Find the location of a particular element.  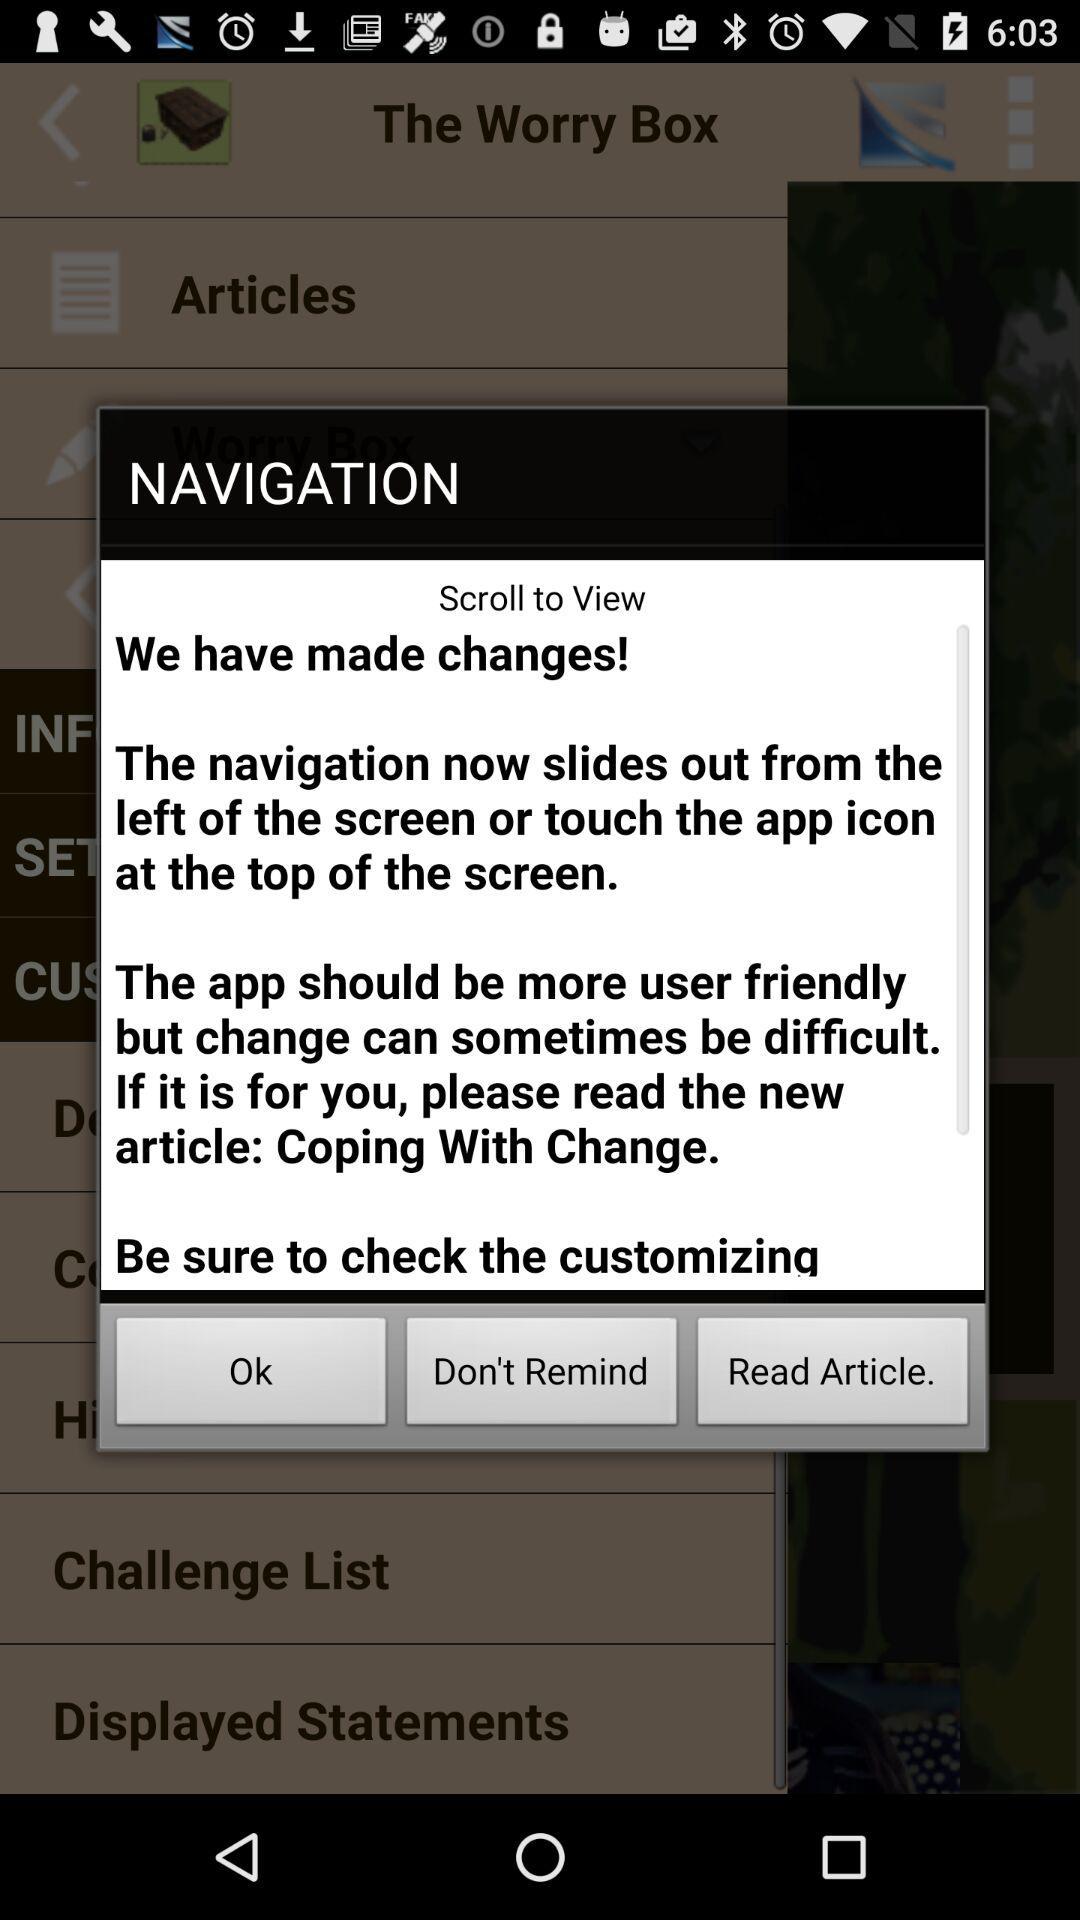

the icon next to don't remind item is located at coordinates (250, 1376).